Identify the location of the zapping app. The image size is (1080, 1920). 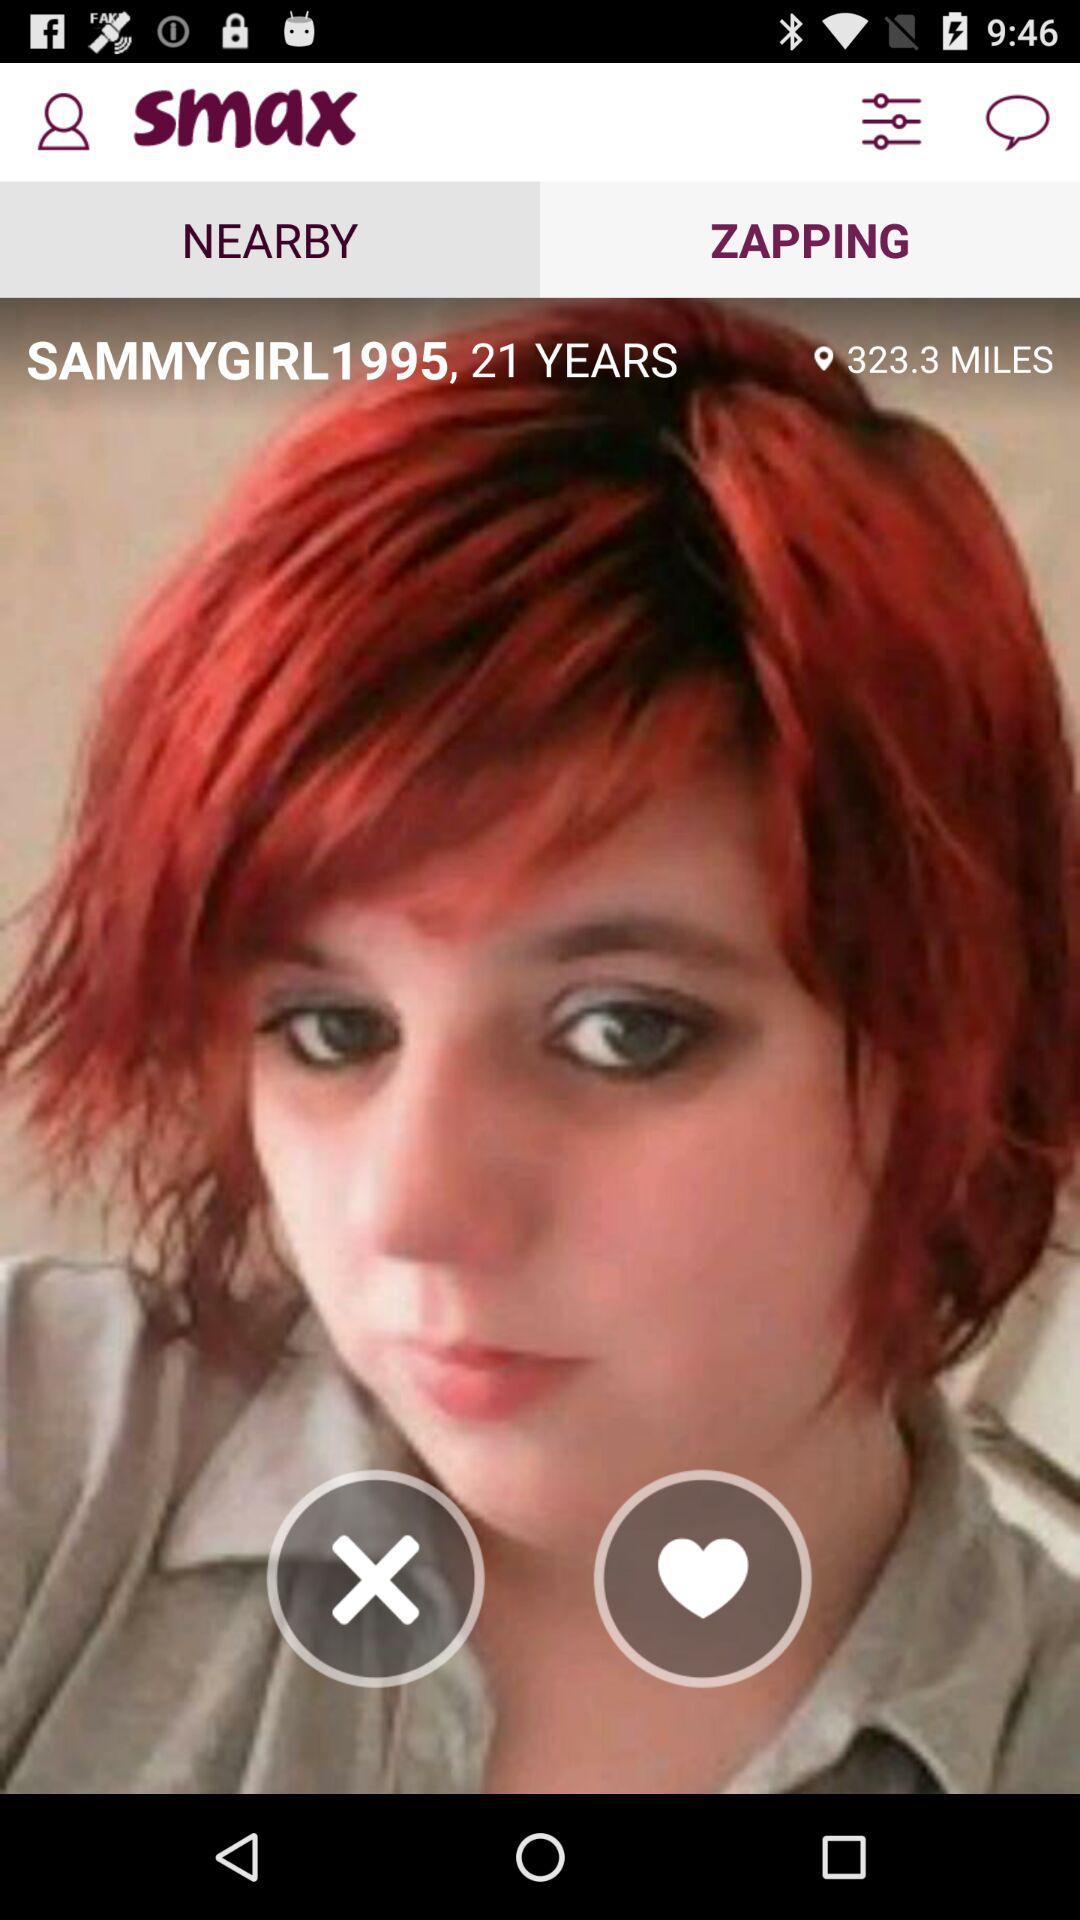
(810, 239).